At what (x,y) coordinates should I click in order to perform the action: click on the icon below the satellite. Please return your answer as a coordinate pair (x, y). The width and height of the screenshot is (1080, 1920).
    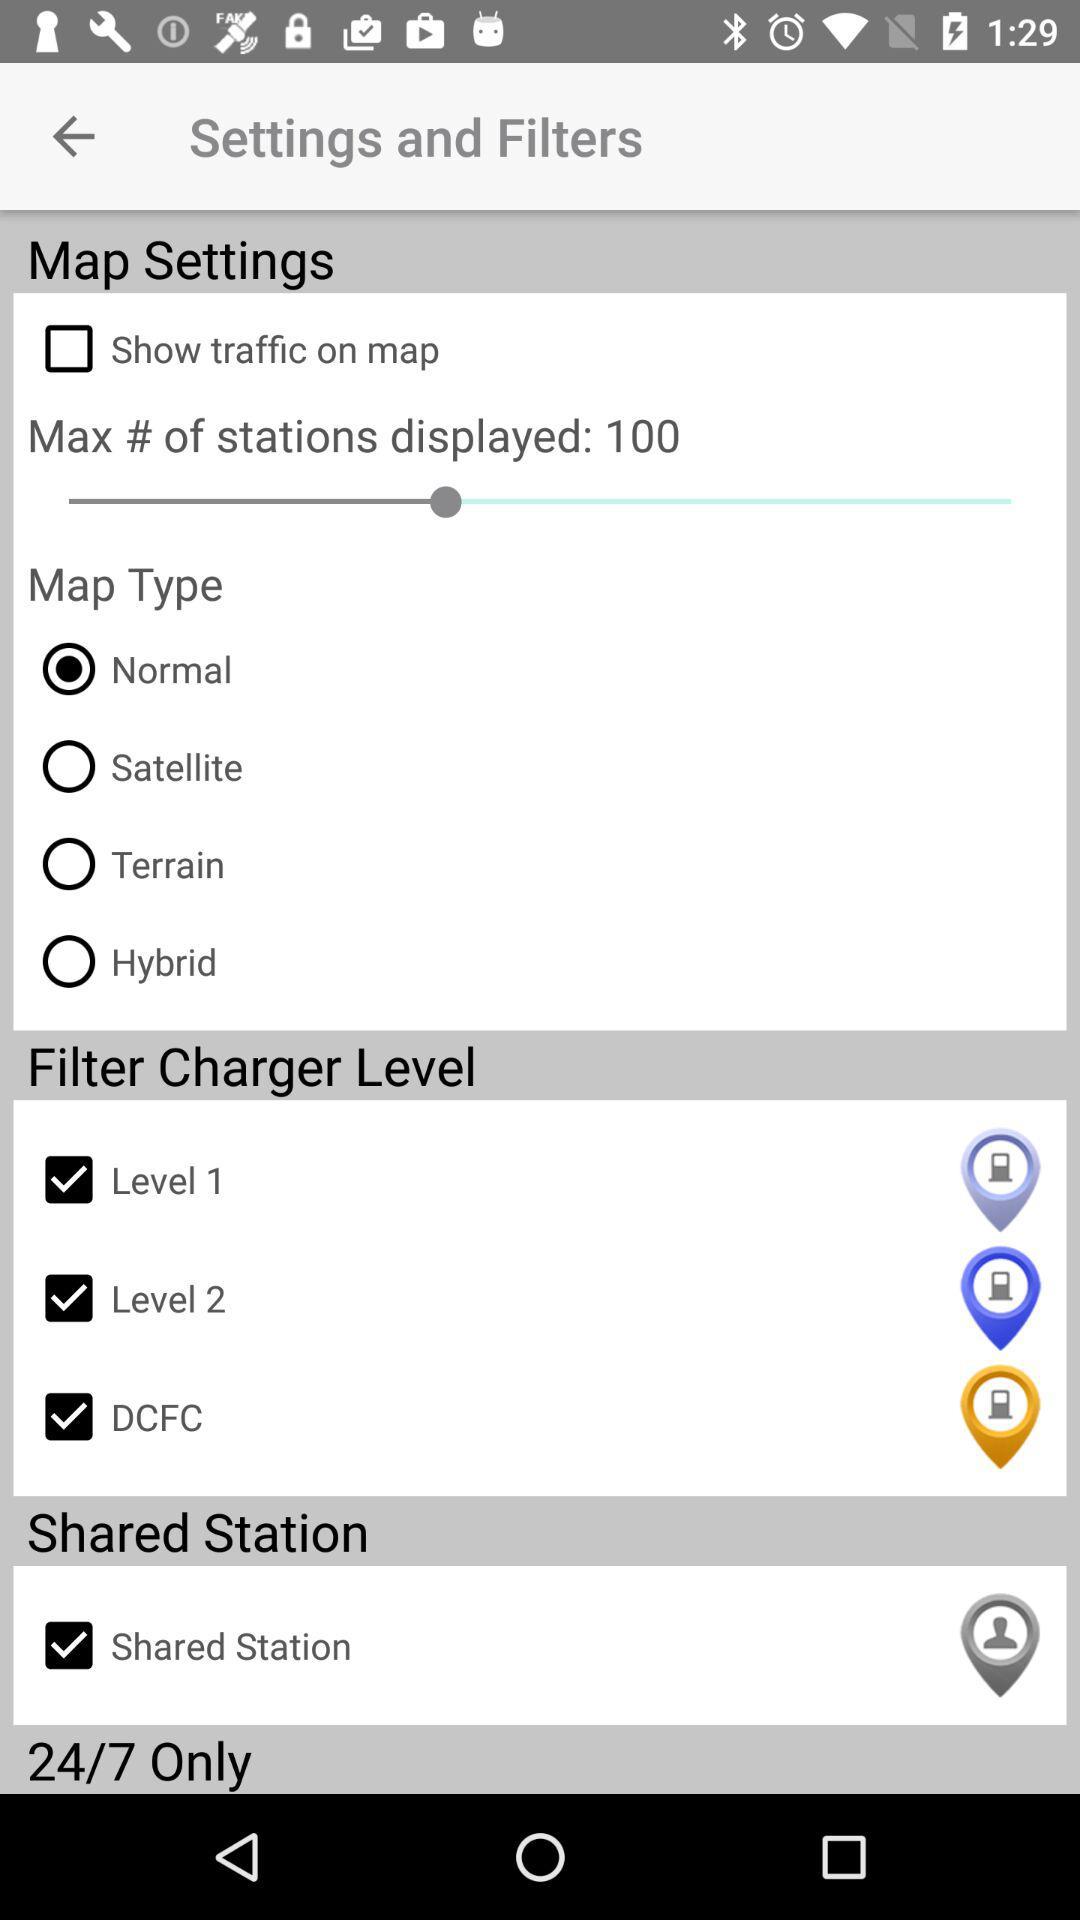
    Looking at the image, I should click on (126, 864).